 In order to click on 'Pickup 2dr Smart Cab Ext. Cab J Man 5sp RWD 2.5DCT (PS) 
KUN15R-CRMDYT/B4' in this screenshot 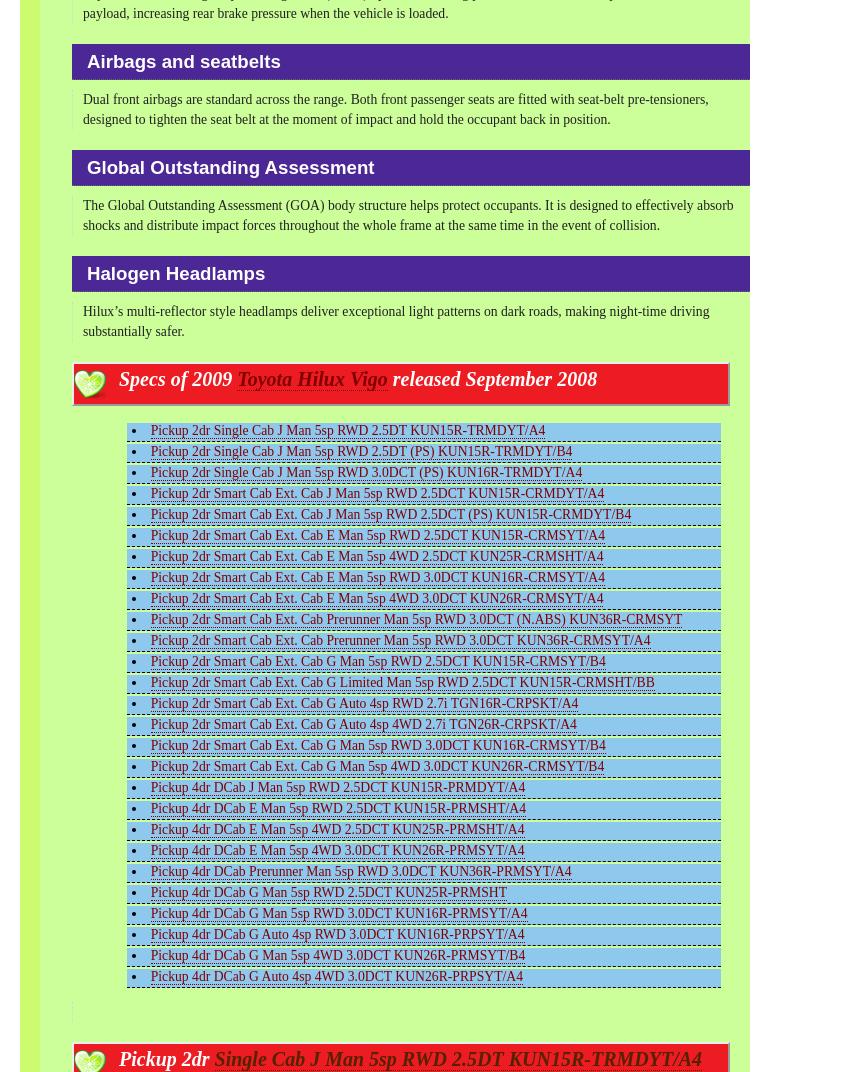, I will do `click(389, 513)`.